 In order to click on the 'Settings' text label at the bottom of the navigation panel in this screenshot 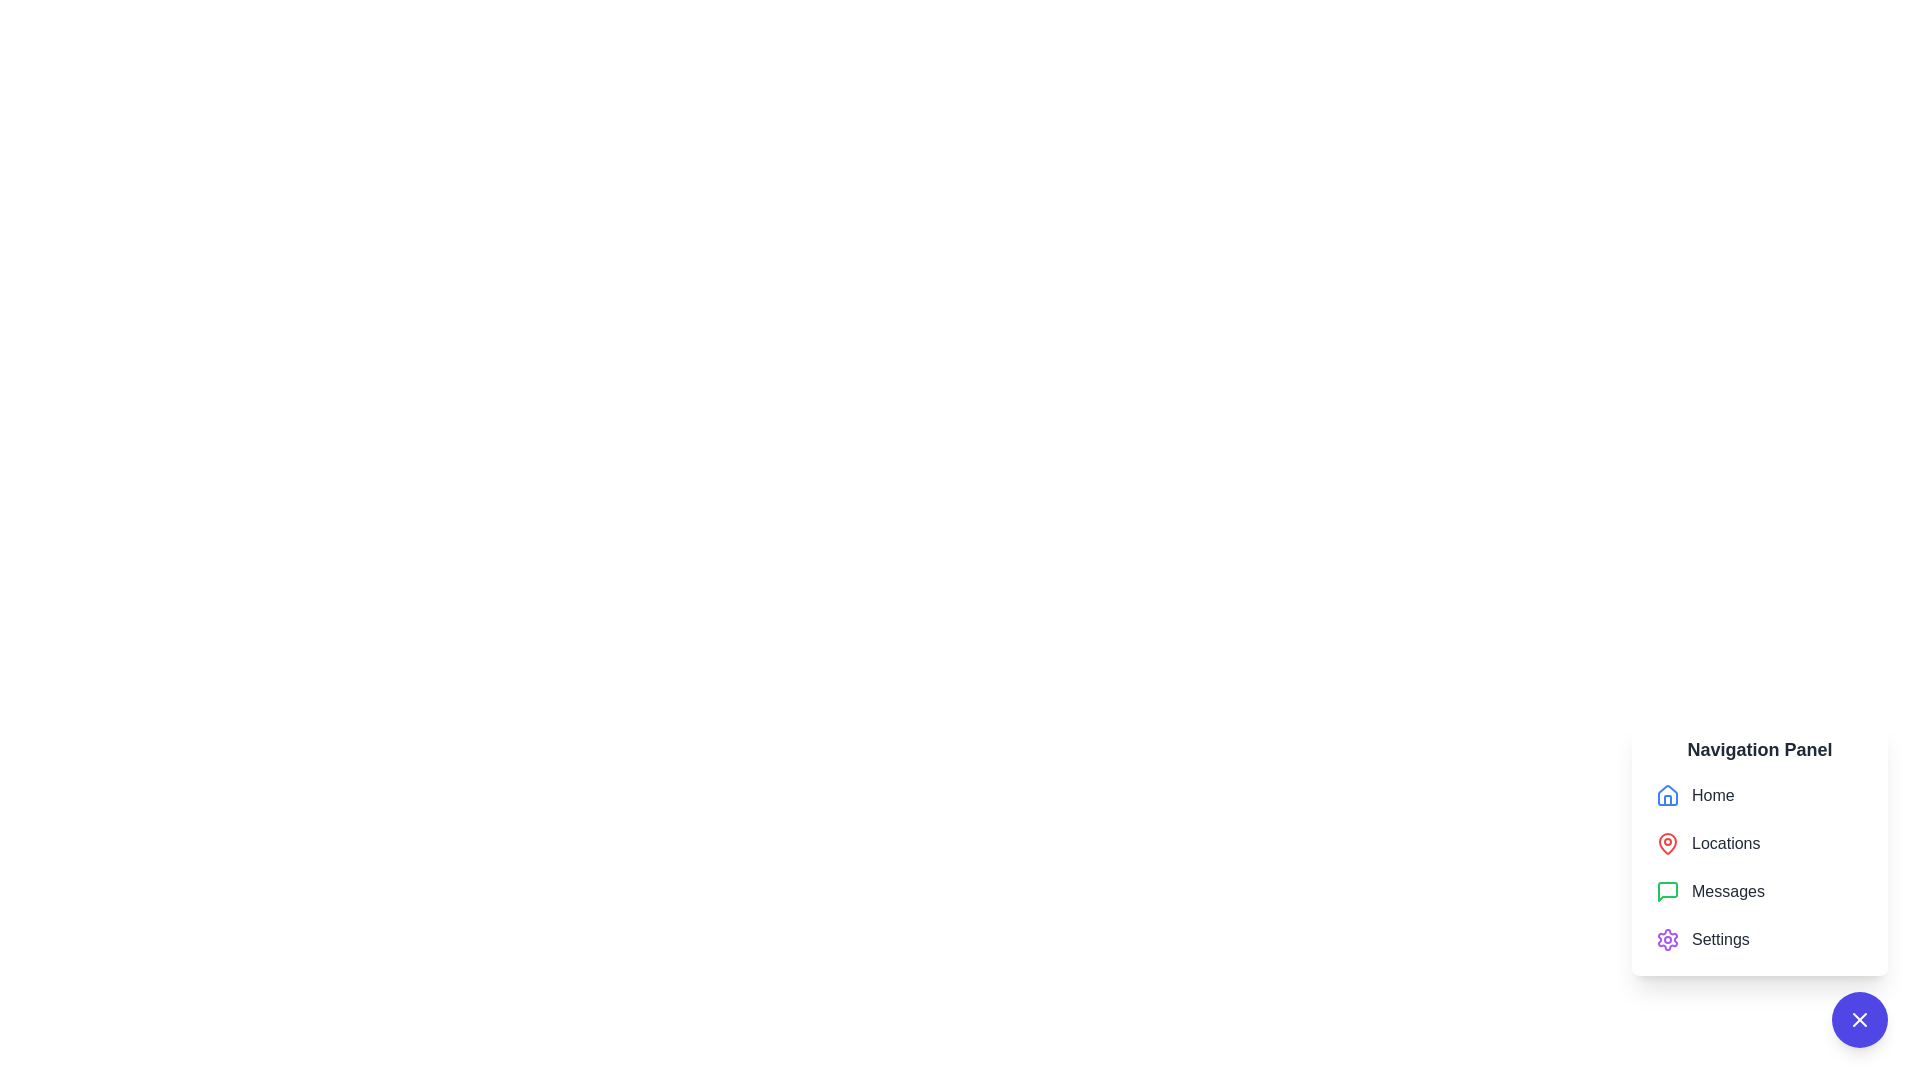, I will do `click(1719, 940)`.